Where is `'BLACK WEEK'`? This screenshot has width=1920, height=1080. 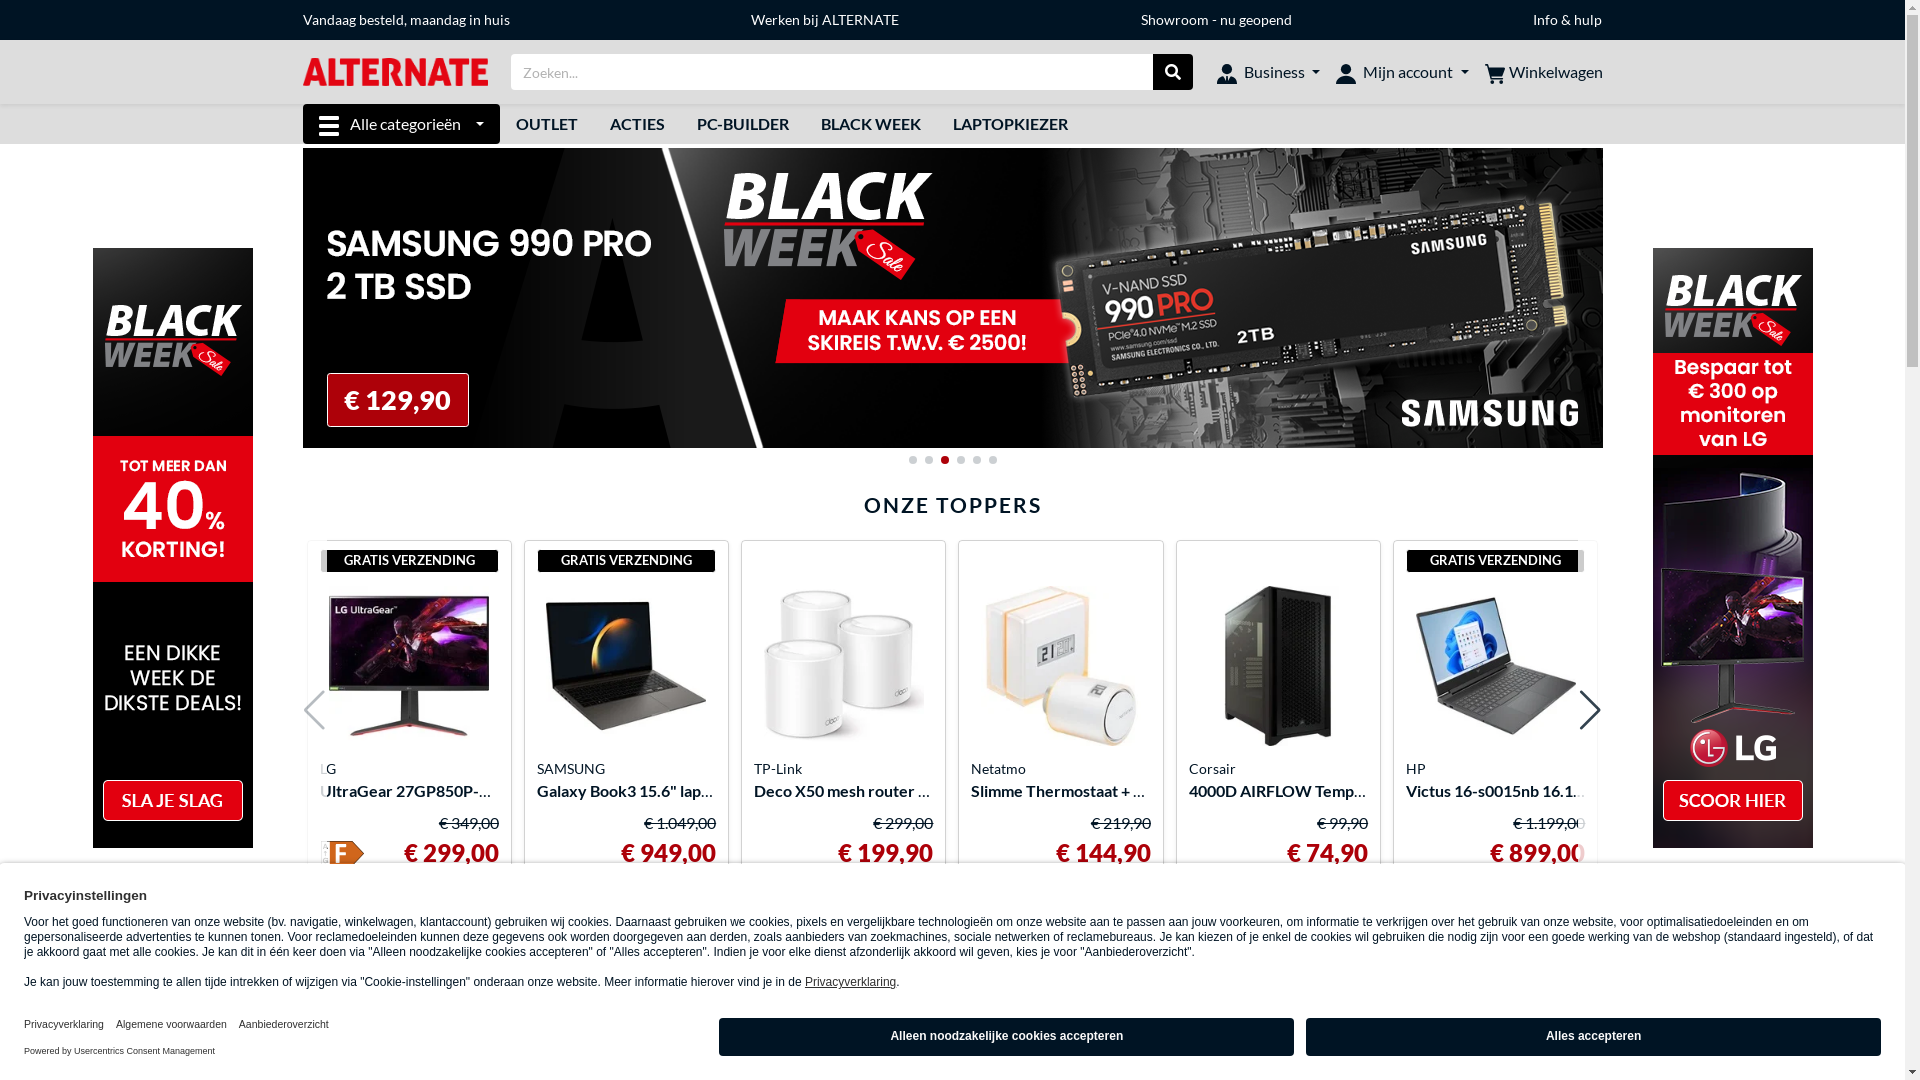
'BLACK WEEK' is located at coordinates (870, 123).